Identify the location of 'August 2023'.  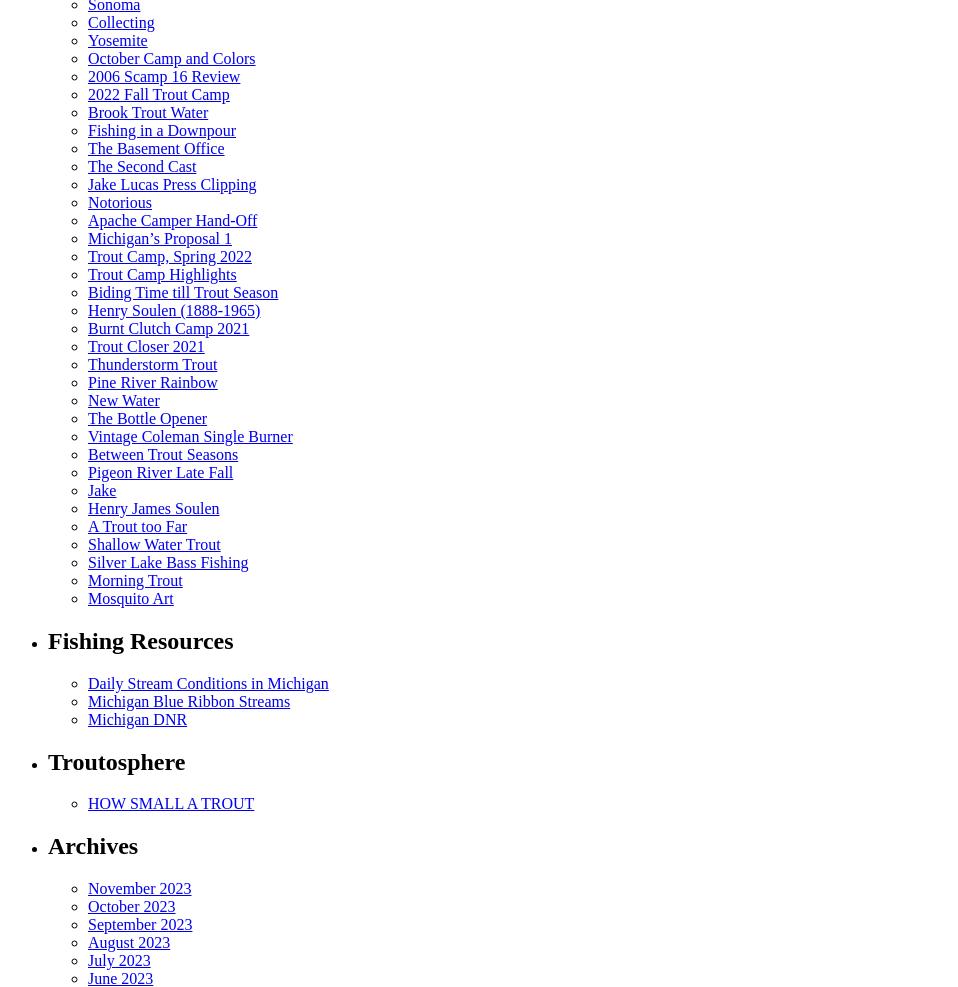
(129, 942).